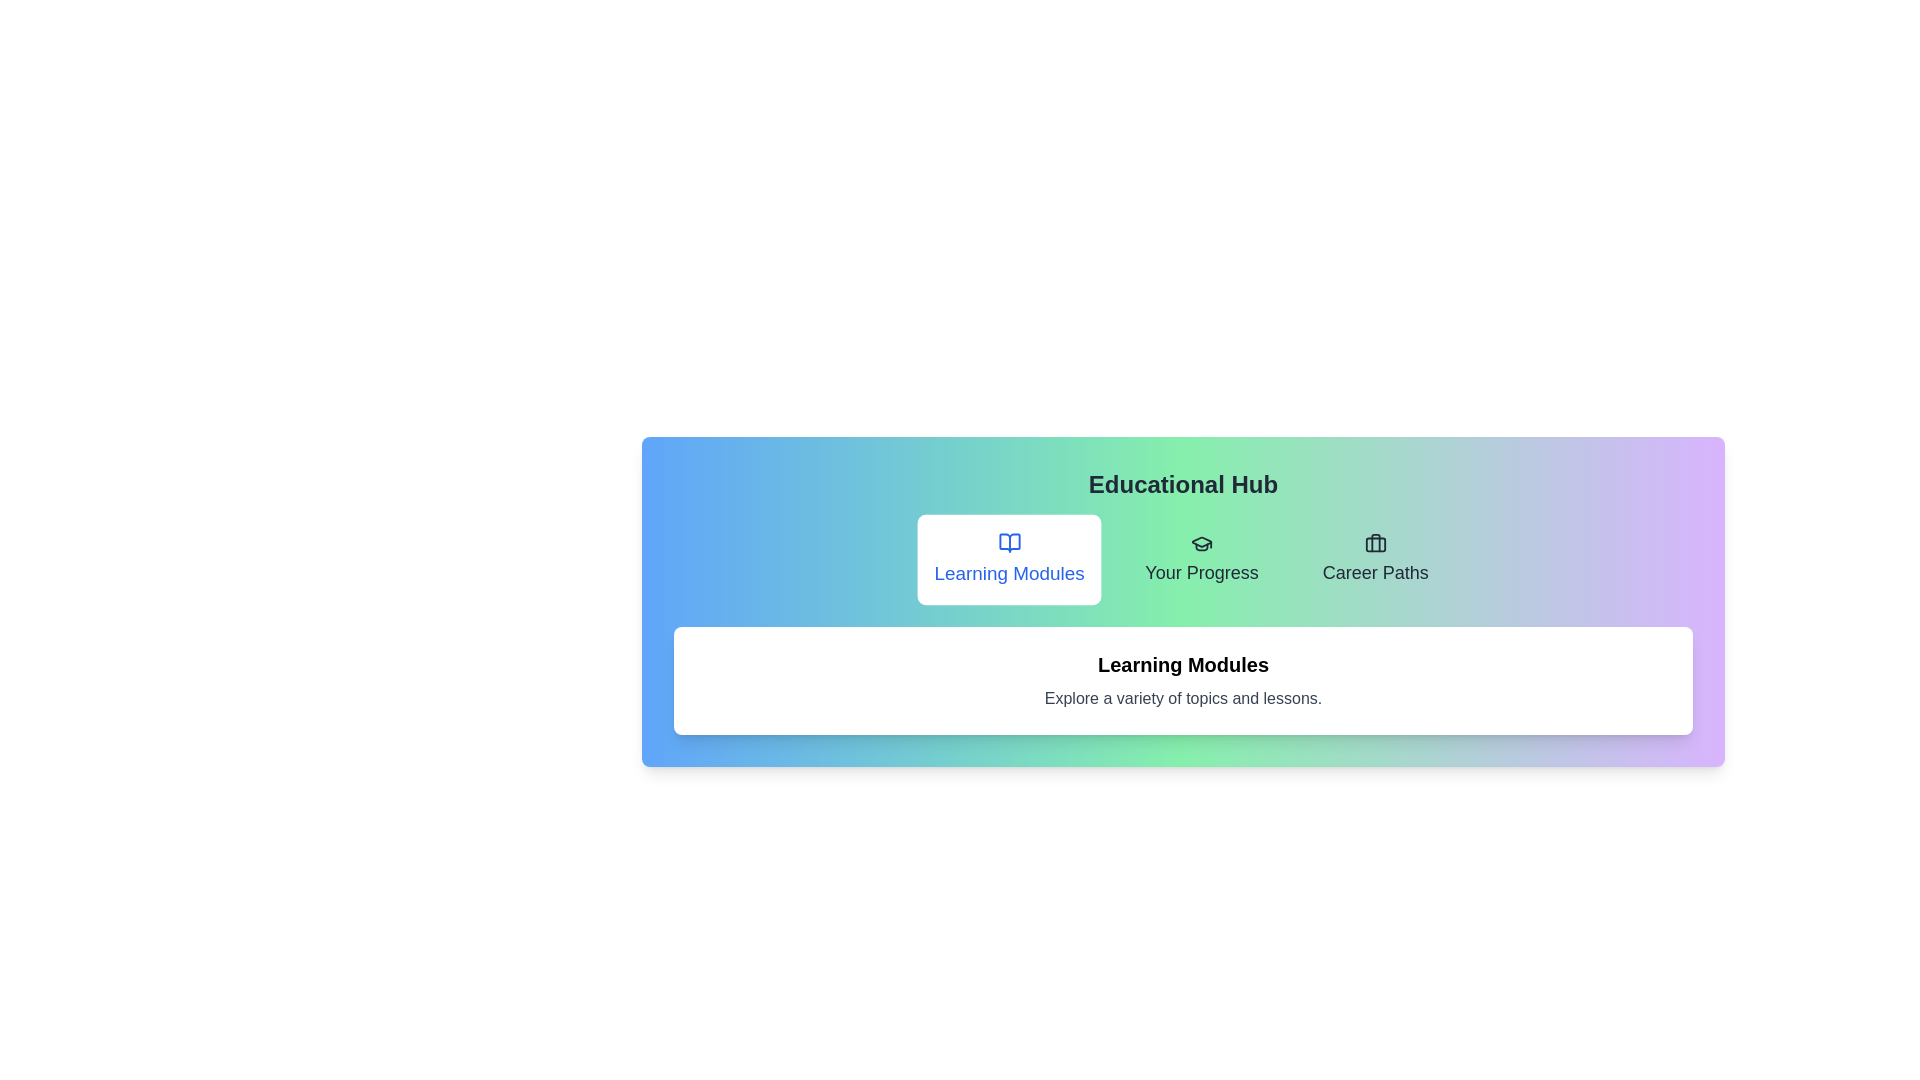 This screenshot has width=1920, height=1080. Describe the element at coordinates (1009, 559) in the screenshot. I see `the tab Learning Modules to view its content` at that location.